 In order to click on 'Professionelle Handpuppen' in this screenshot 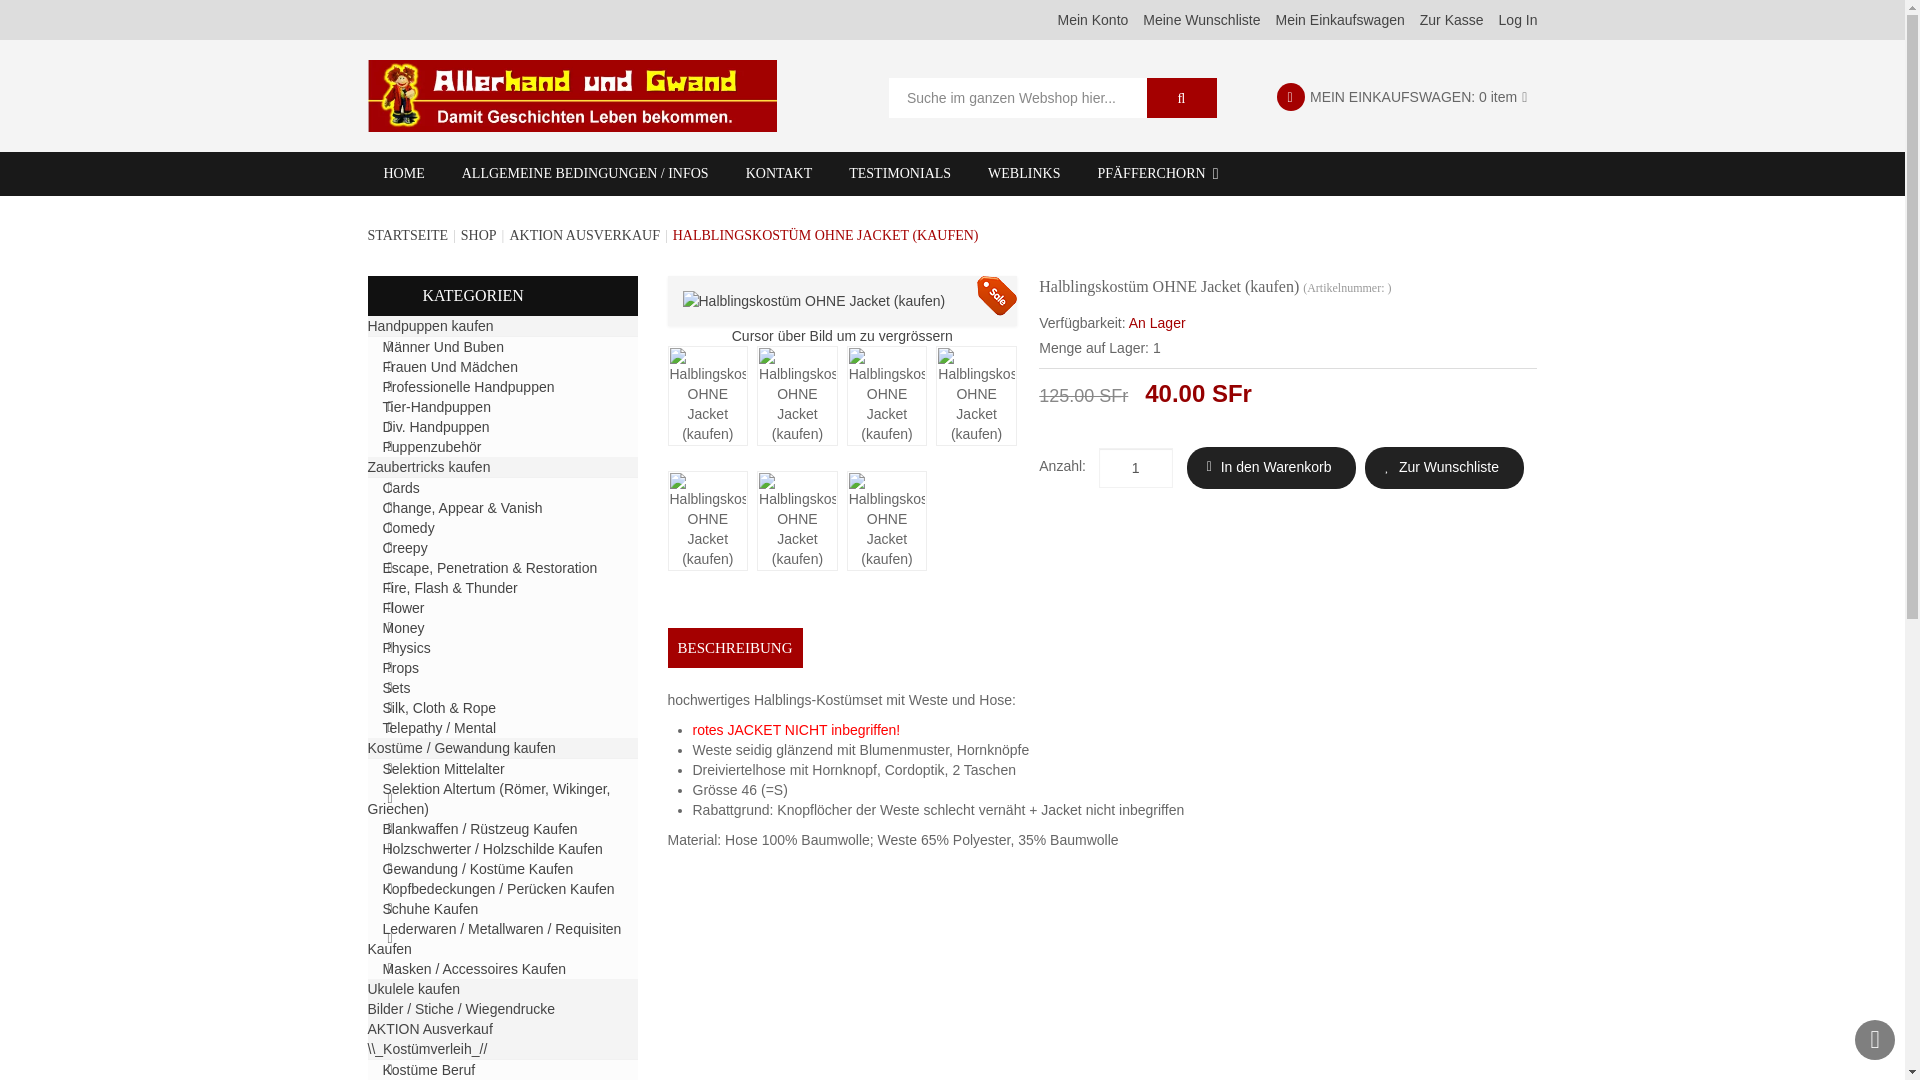, I will do `click(382, 386)`.